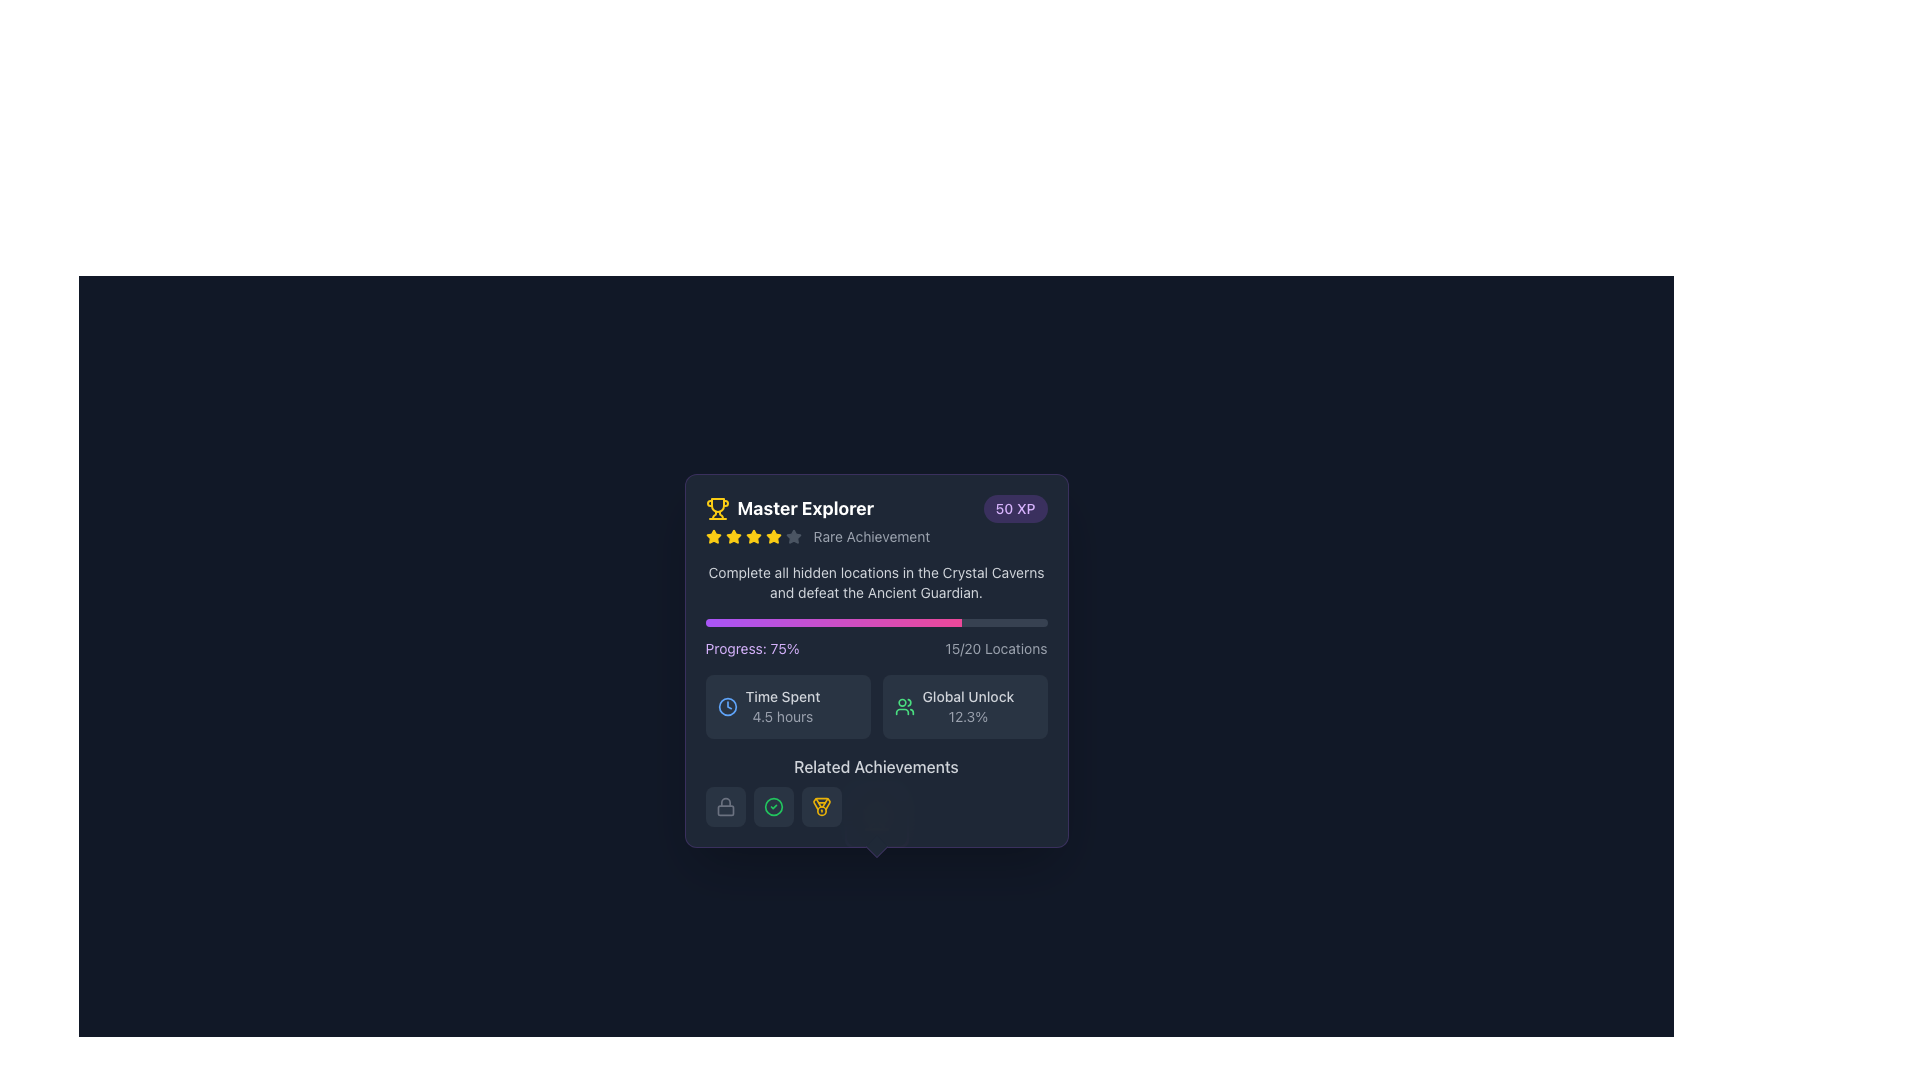 The image size is (1920, 1080). What do you see at coordinates (876, 847) in the screenshot?
I see `the small, square-shaped decorative element styled as a diamond with a dark gray background and a semi-transparent purple border, located at the center of the bottom edge of the 'Master Explorer' achievement card` at bounding box center [876, 847].